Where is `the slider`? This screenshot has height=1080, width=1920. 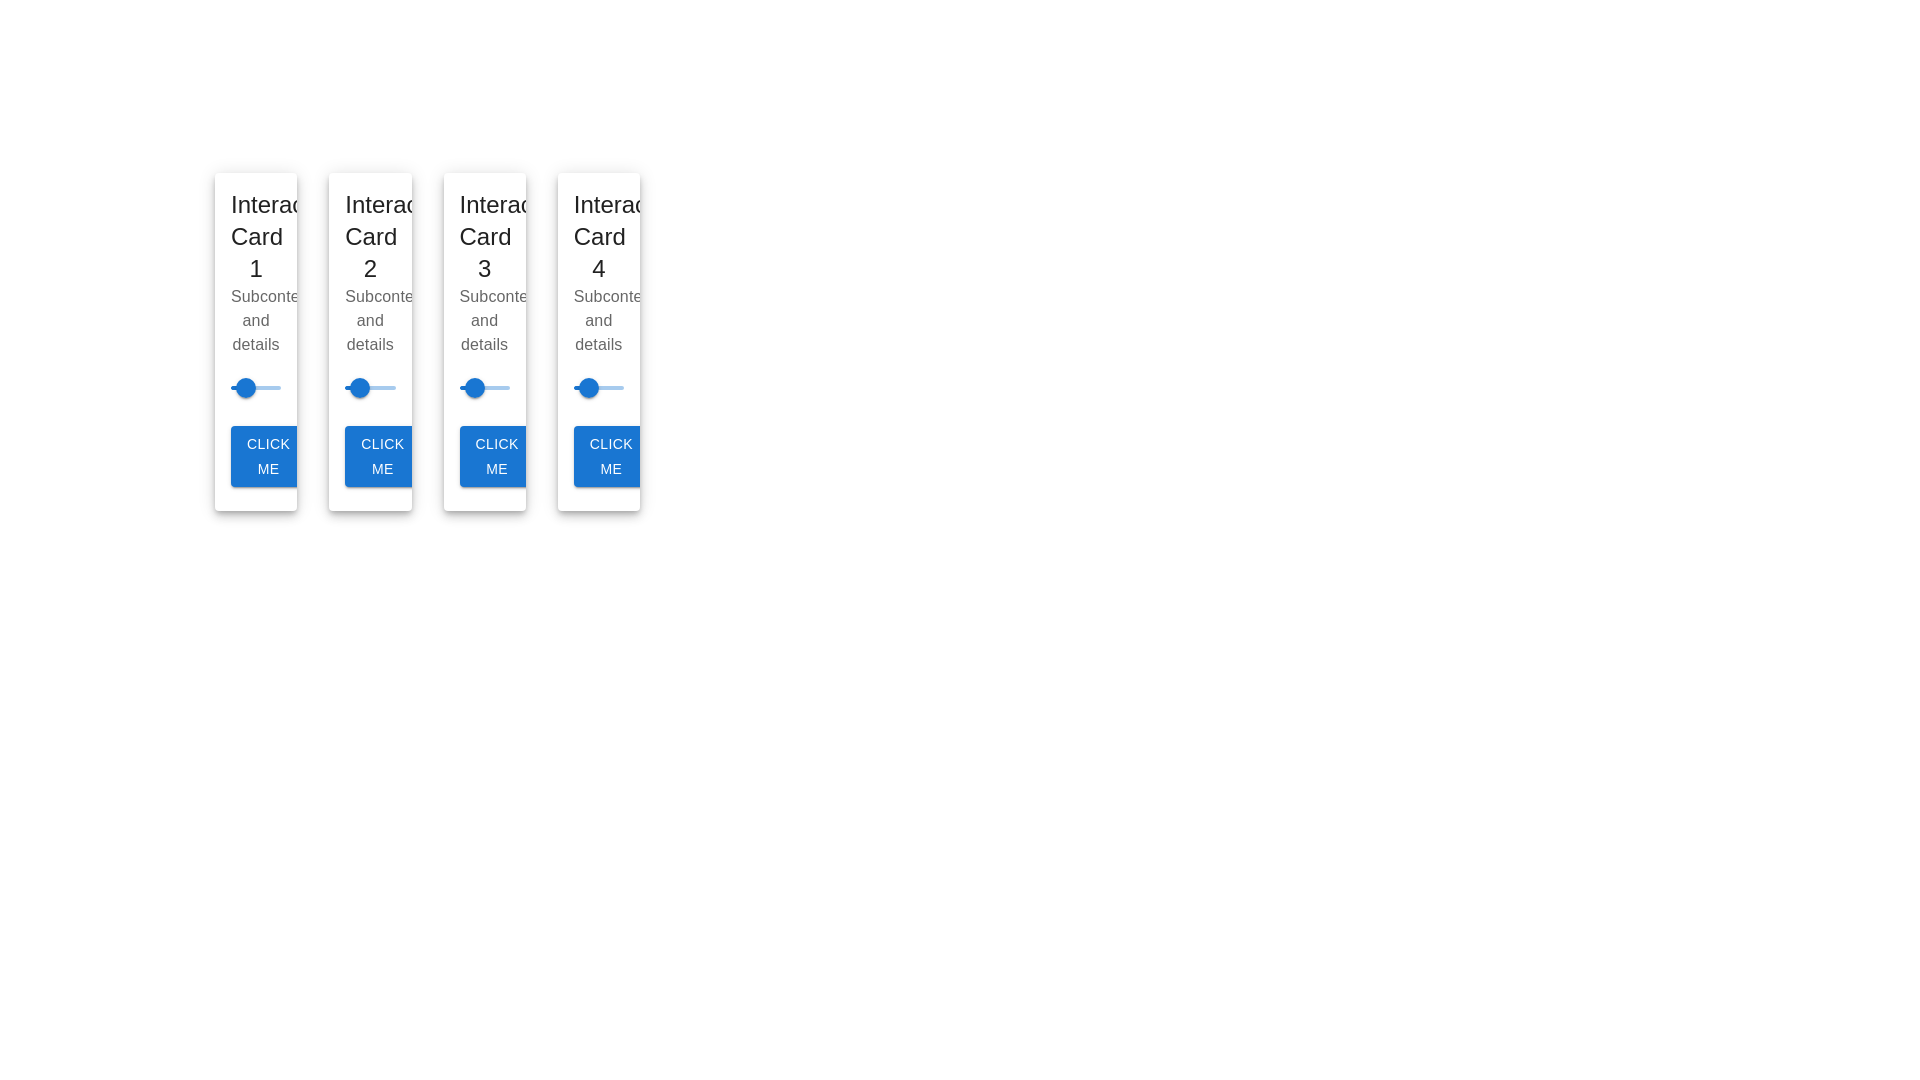
the slider is located at coordinates (360, 388).